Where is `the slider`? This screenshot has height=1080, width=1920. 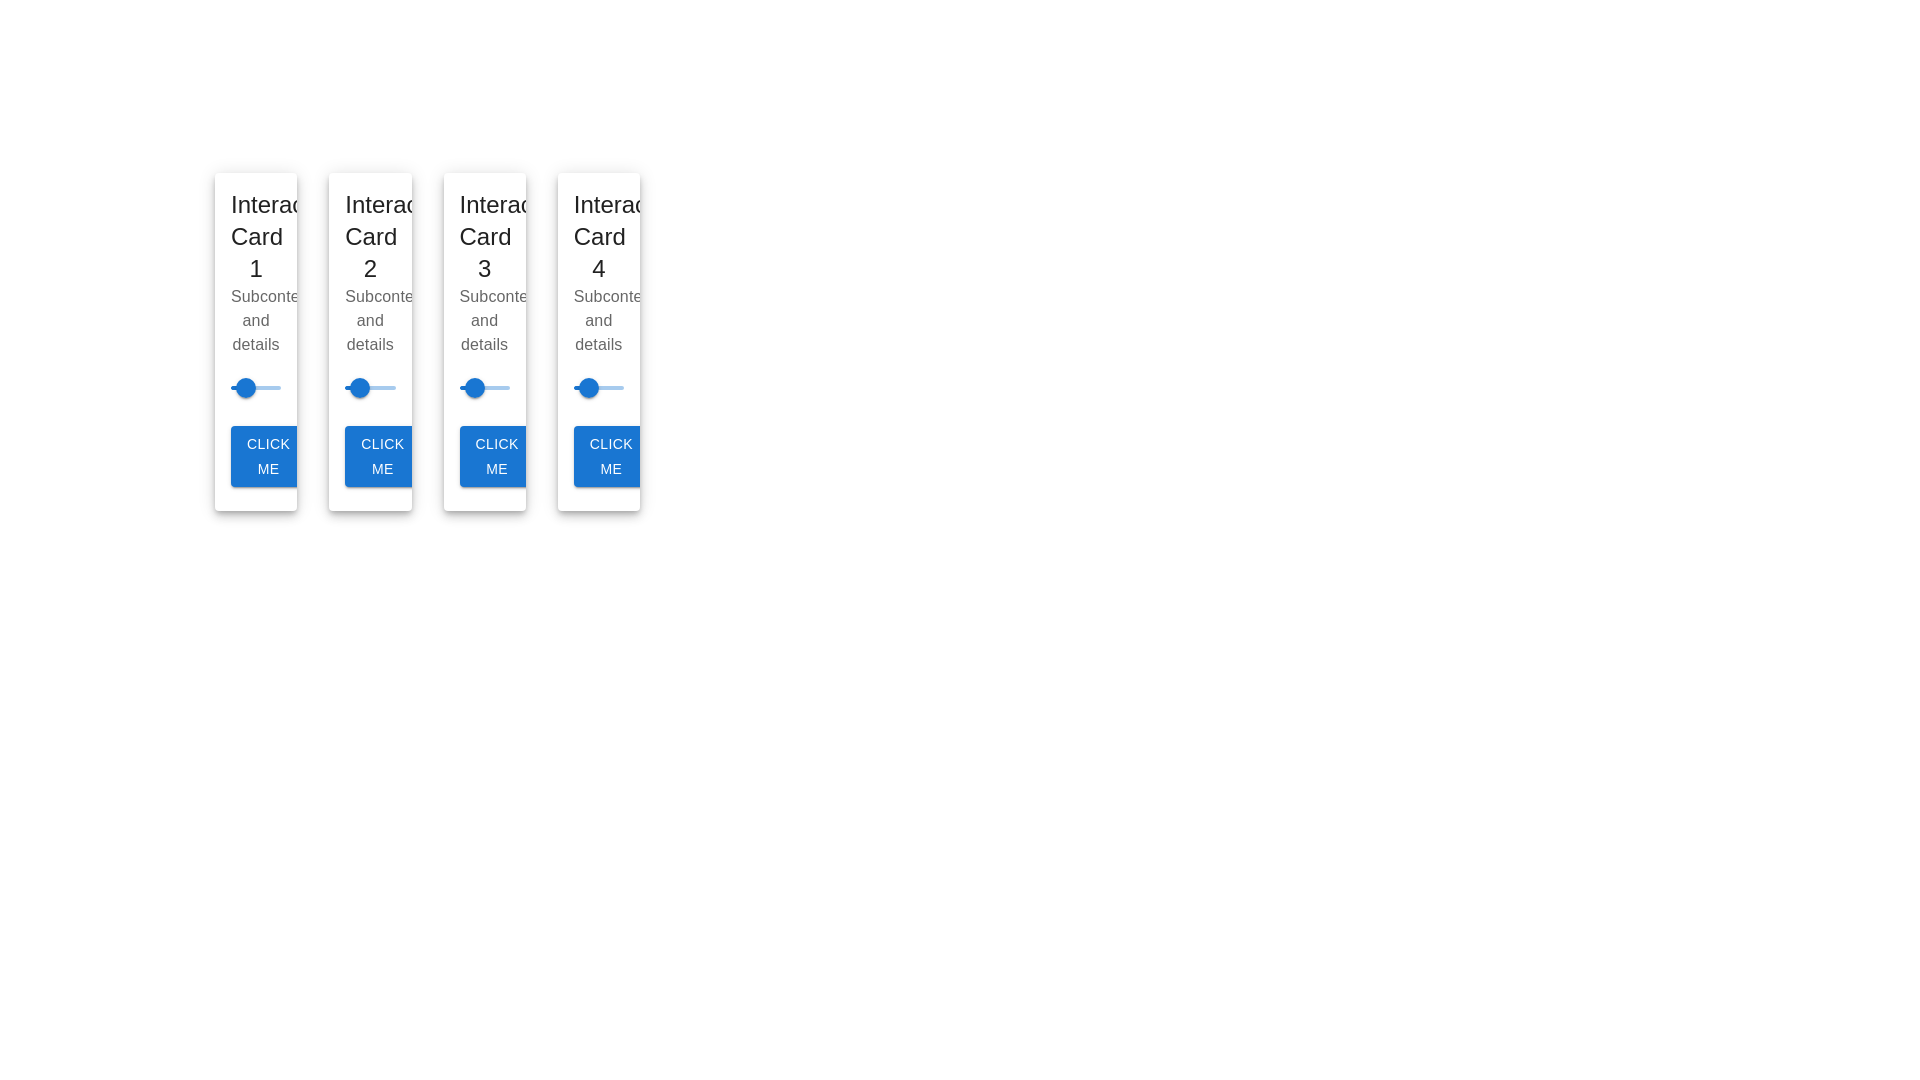
the slider is located at coordinates (360, 388).